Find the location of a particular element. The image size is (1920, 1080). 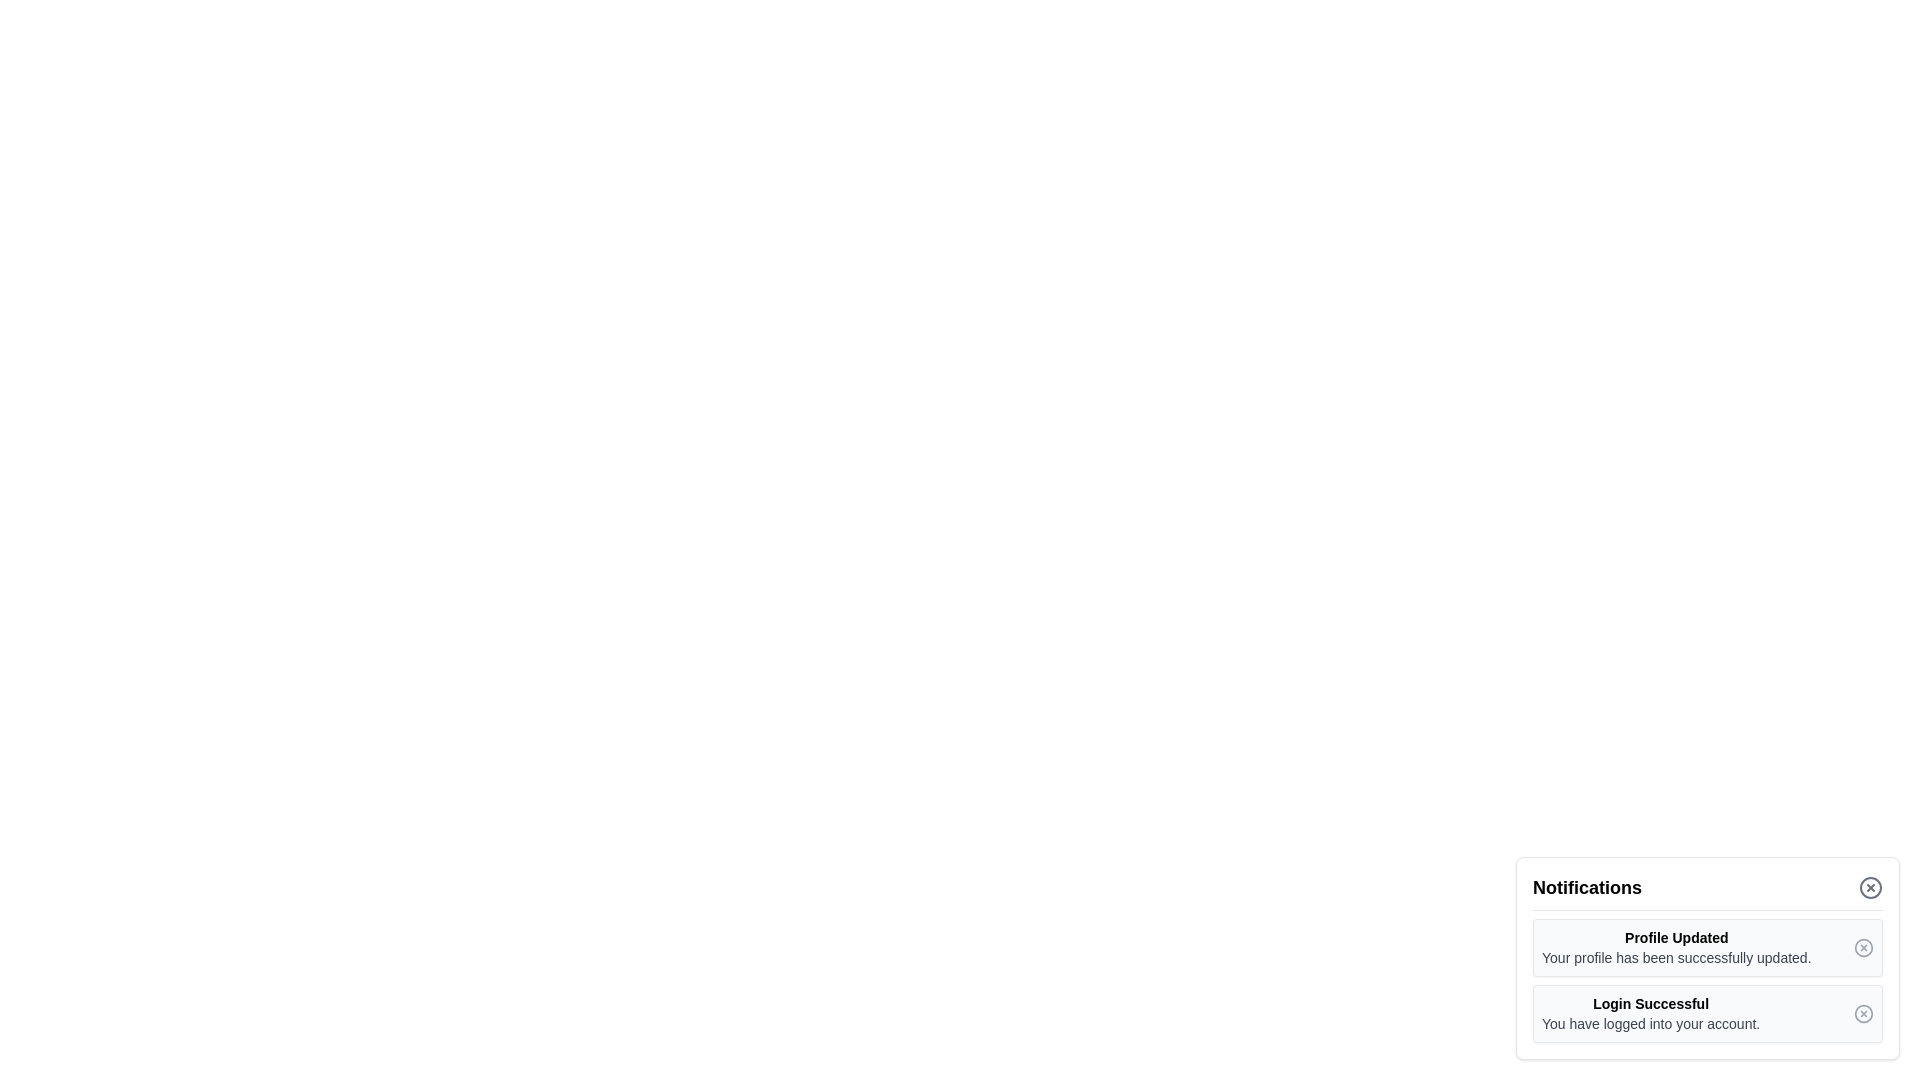

the Circle element within the SVG graphic that represents the close button for the notification titled 'Profile Updated' is located at coordinates (1862, 947).